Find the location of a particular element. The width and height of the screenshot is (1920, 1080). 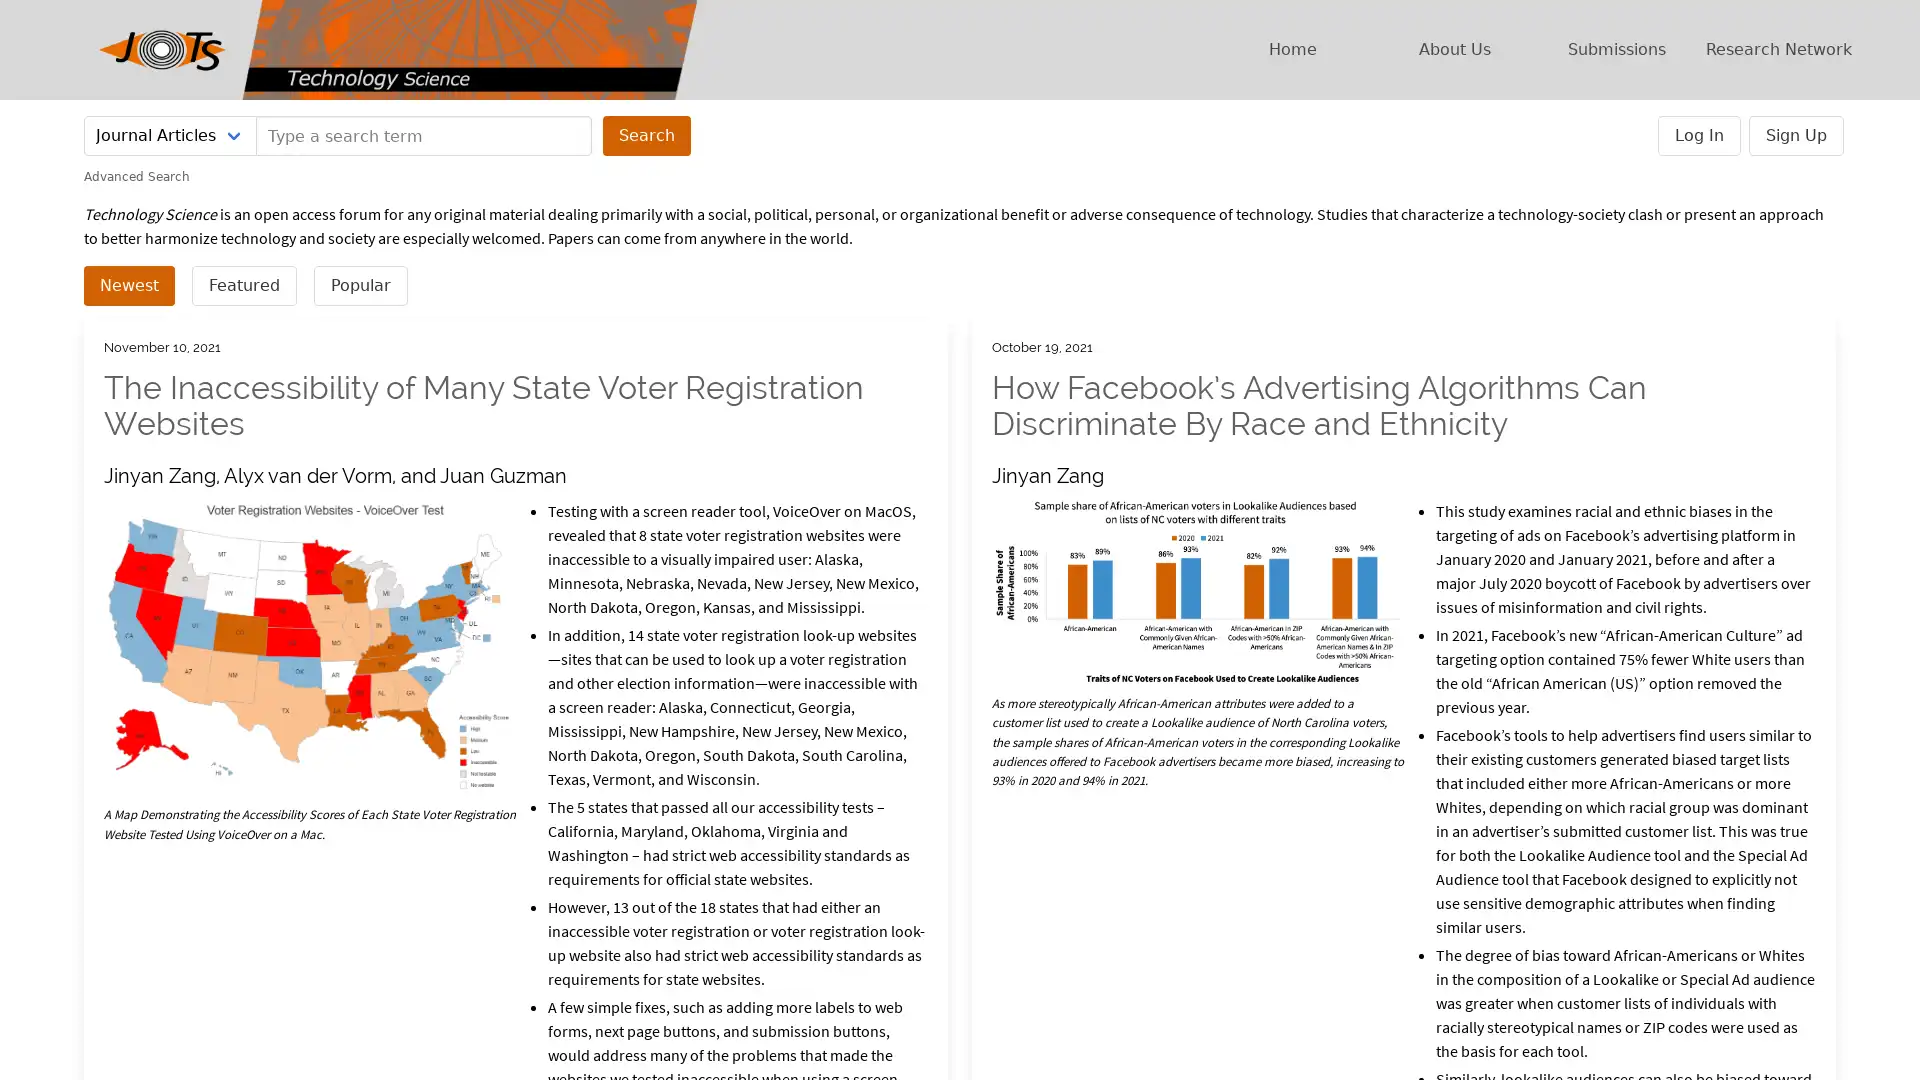

Newest is located at coordinates (128, 285).